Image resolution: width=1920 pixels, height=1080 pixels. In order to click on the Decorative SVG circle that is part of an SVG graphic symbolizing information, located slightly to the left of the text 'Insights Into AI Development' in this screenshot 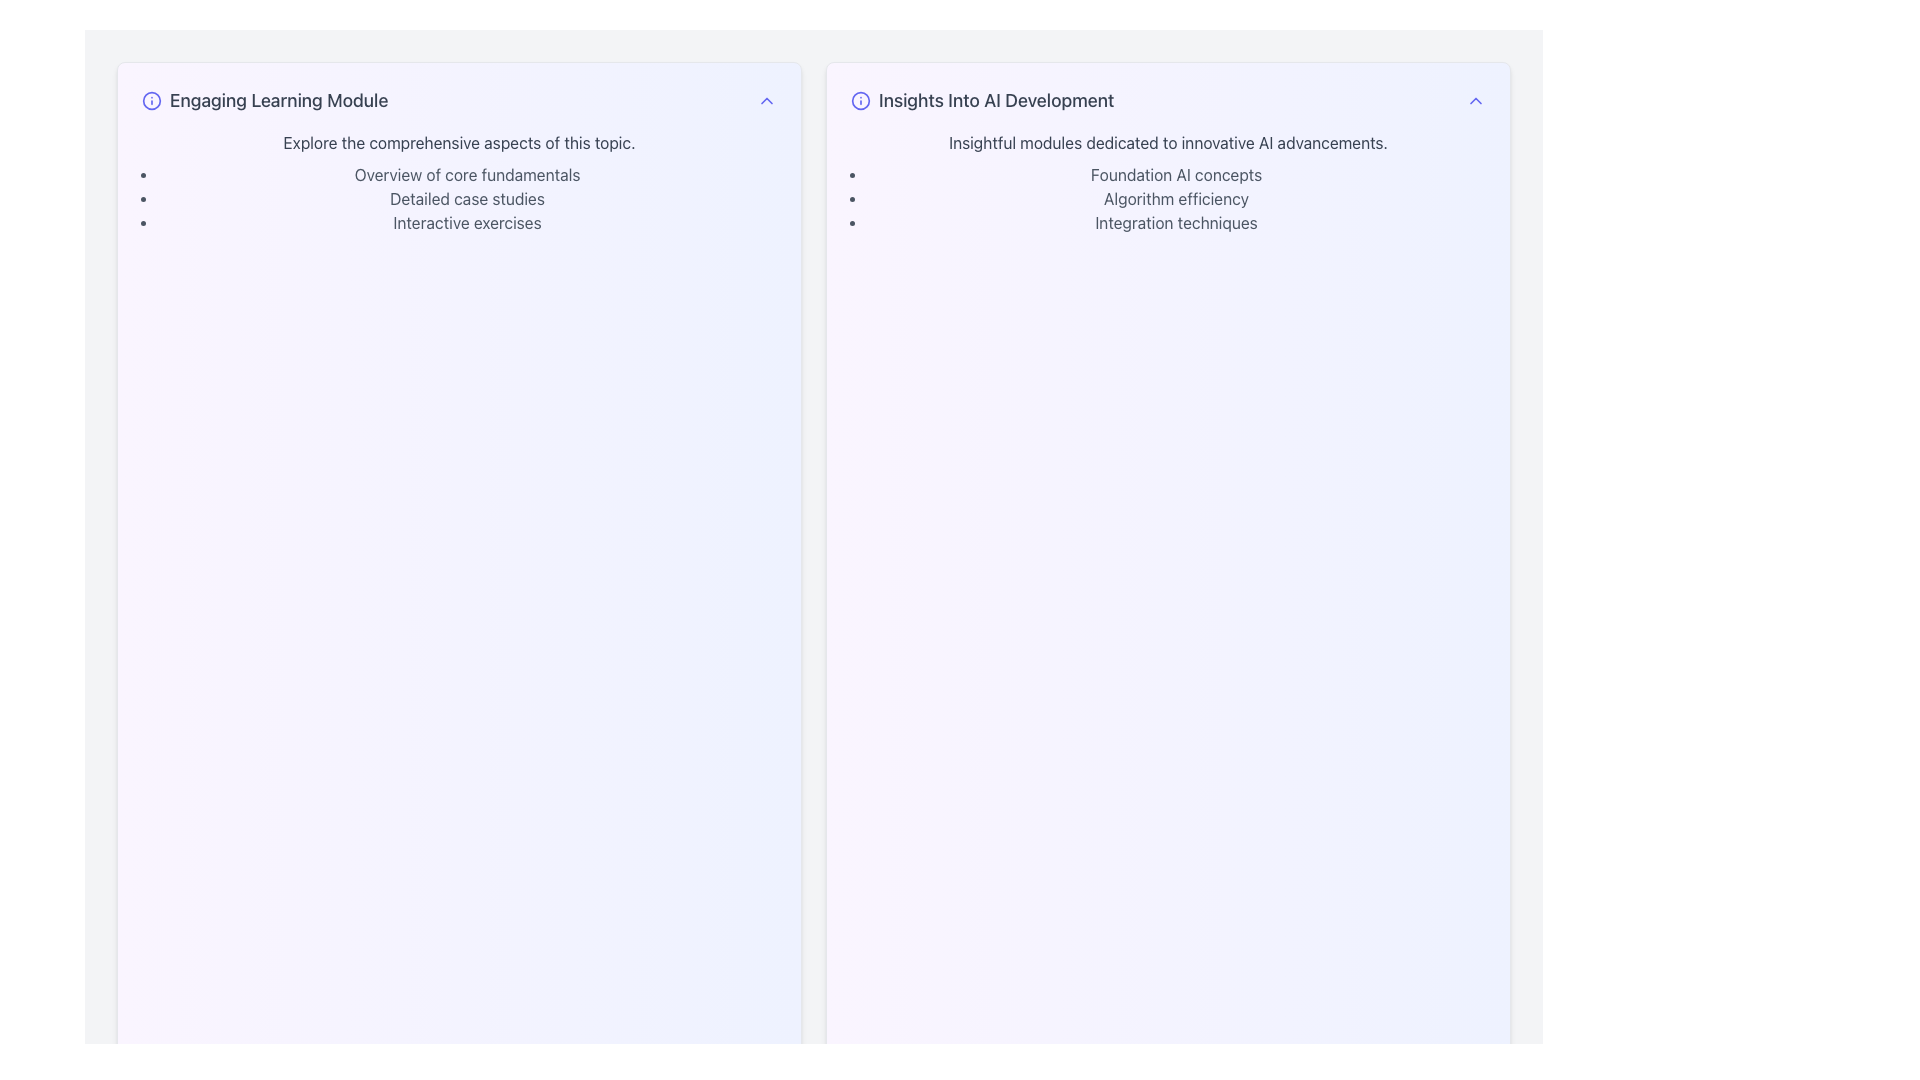, I will do `click(151, 100)`.